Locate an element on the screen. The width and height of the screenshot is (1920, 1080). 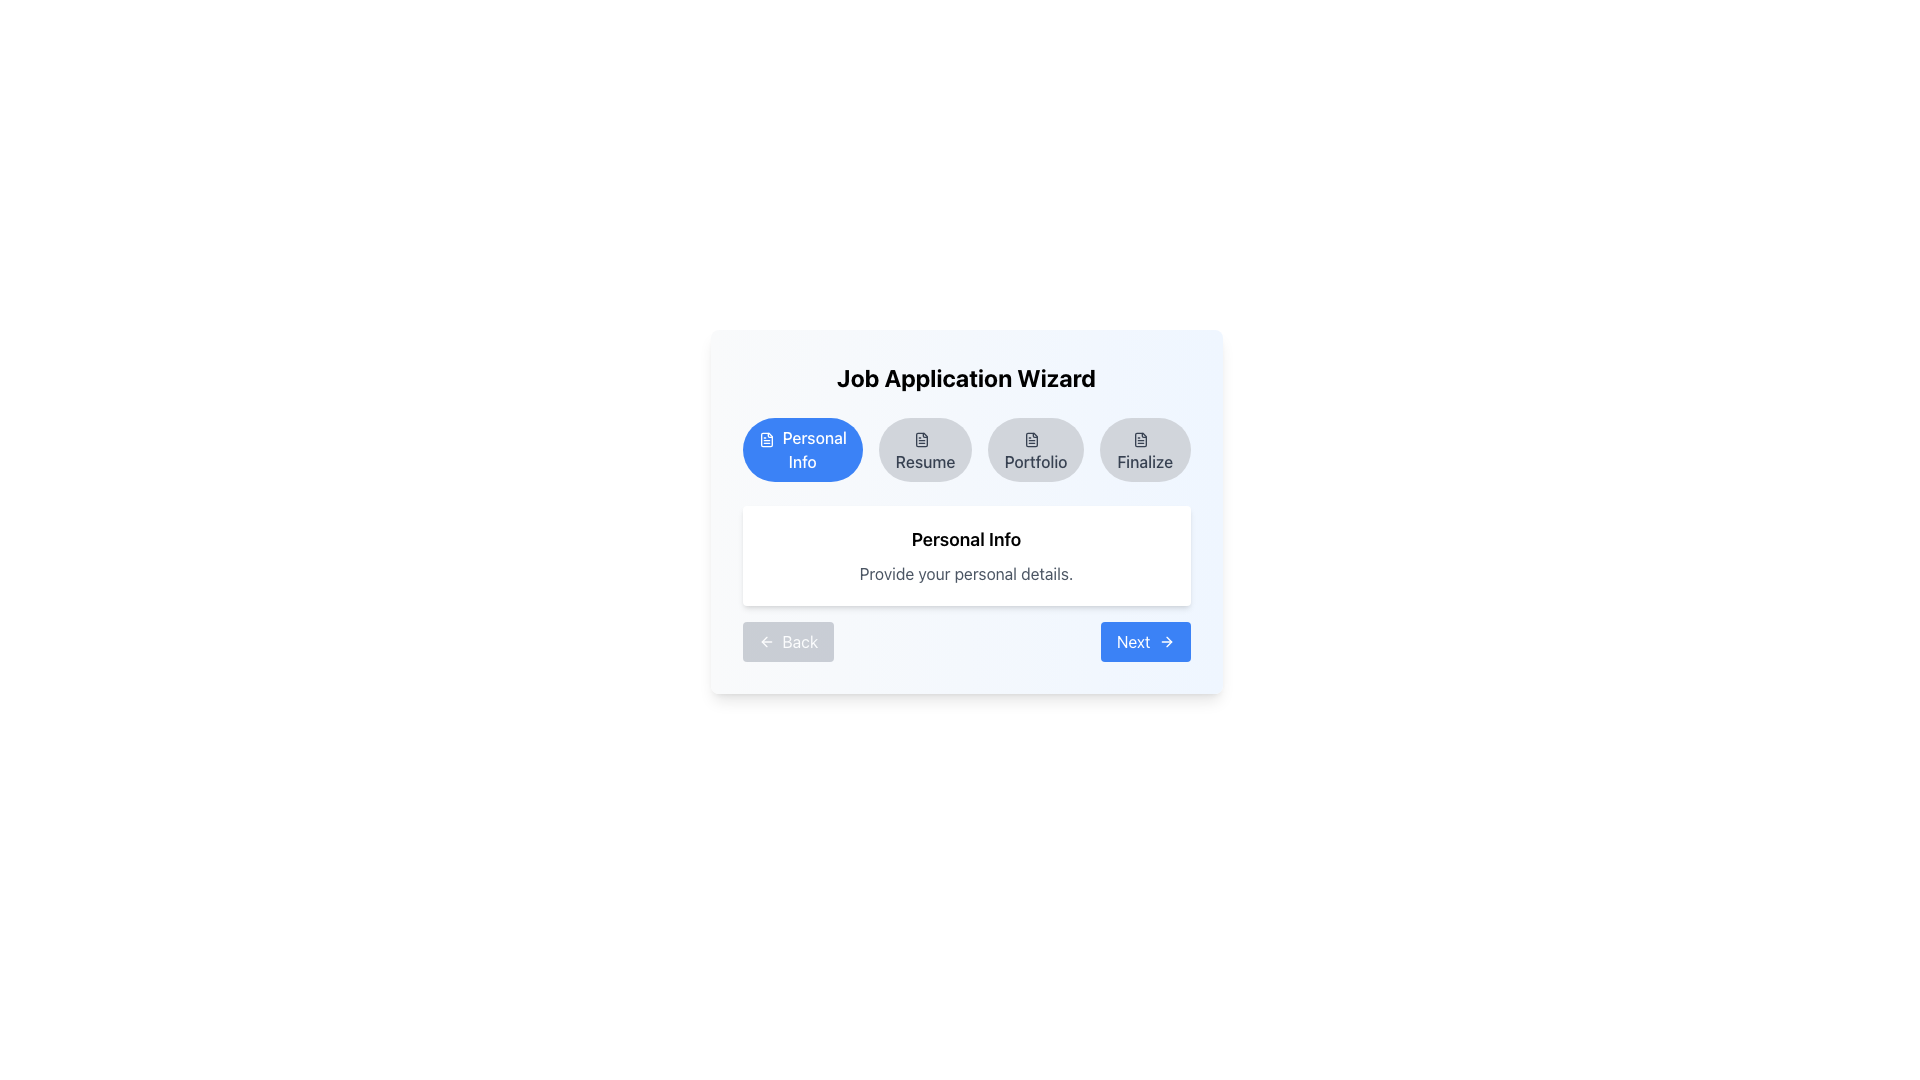
the 'Resume' tab in the Navigation Bar is located at coordinates (966, 450).